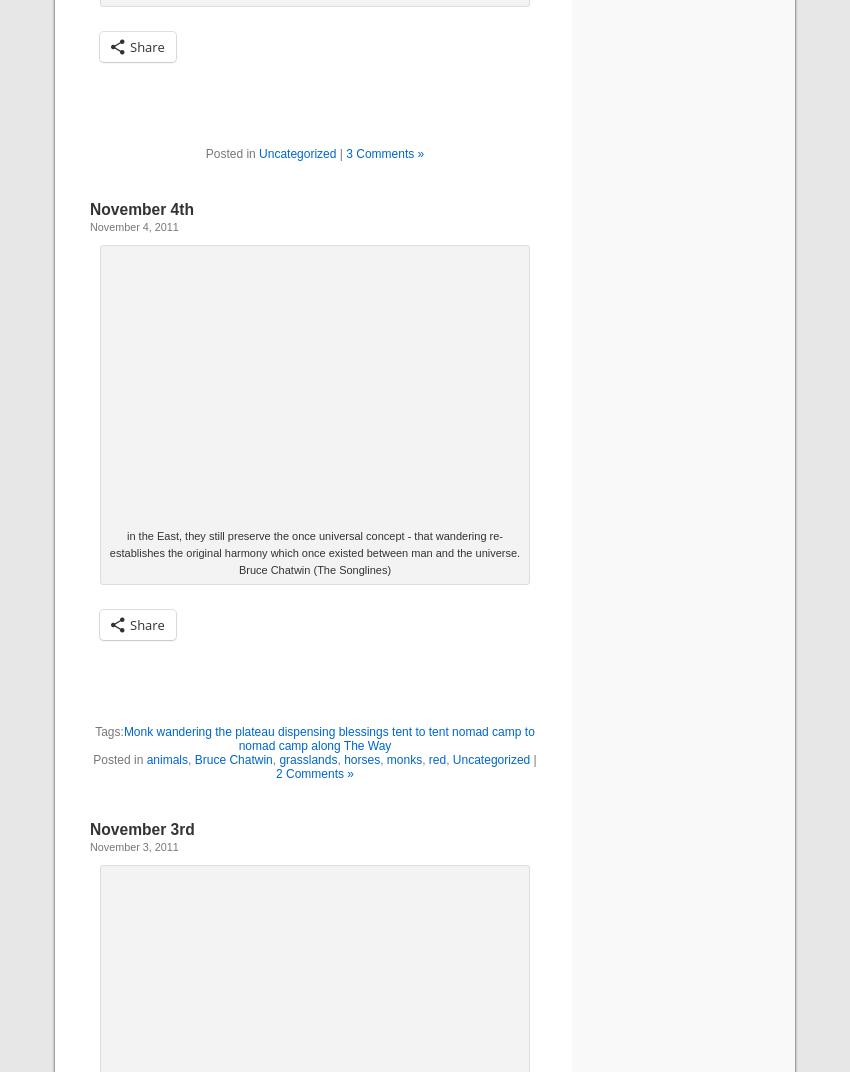 This screenshot has height=1072, width=850. What do you see at coordinates (192, 760) in the screenshot?
I see `'Bruce Chatwin'` at bounding box center [192, 760].